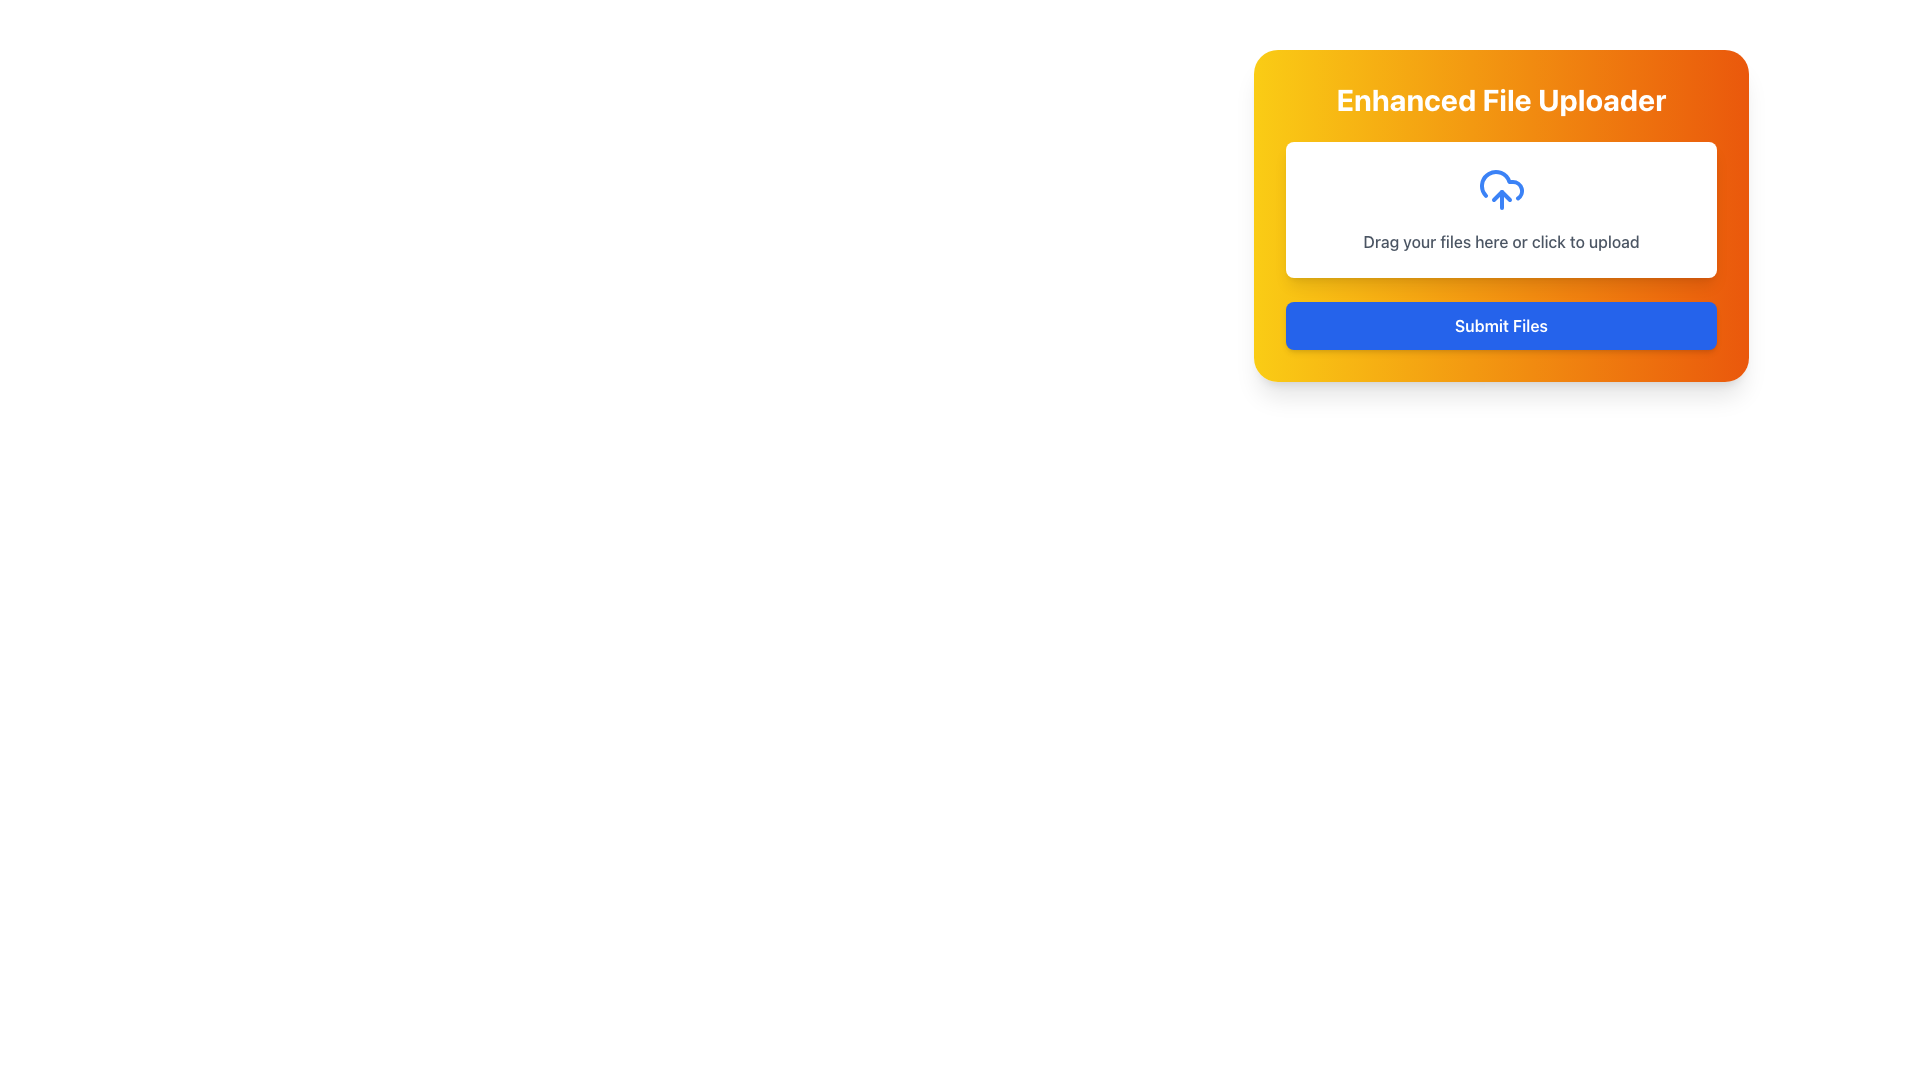 The width and height of the screenshot is (1920, 1080). I want to click on the input field within the vibrant Composite card containing a file upload prompt, so click(1501, 216).